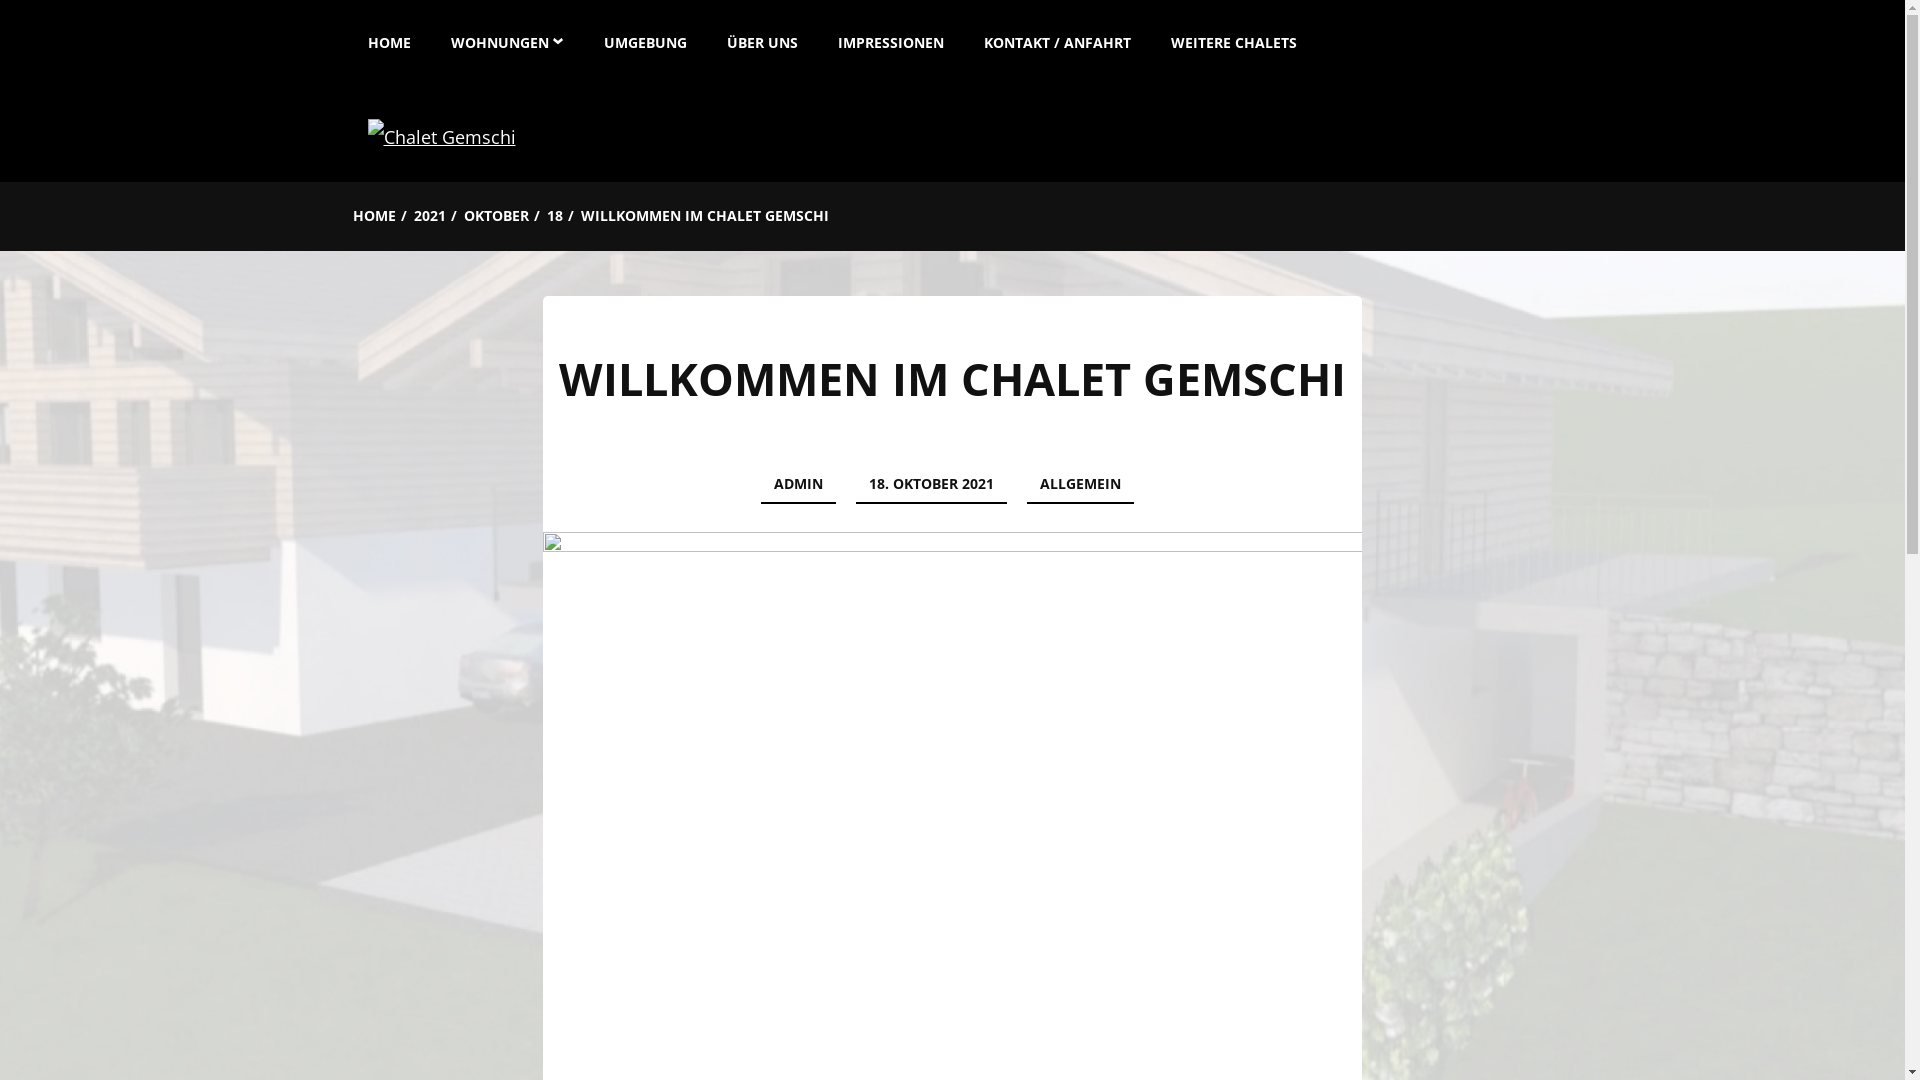  Describe the element at coordinates (1056, 38) in the screenshot. I see `'KONTAKT / ANFAHRT'` at that location.